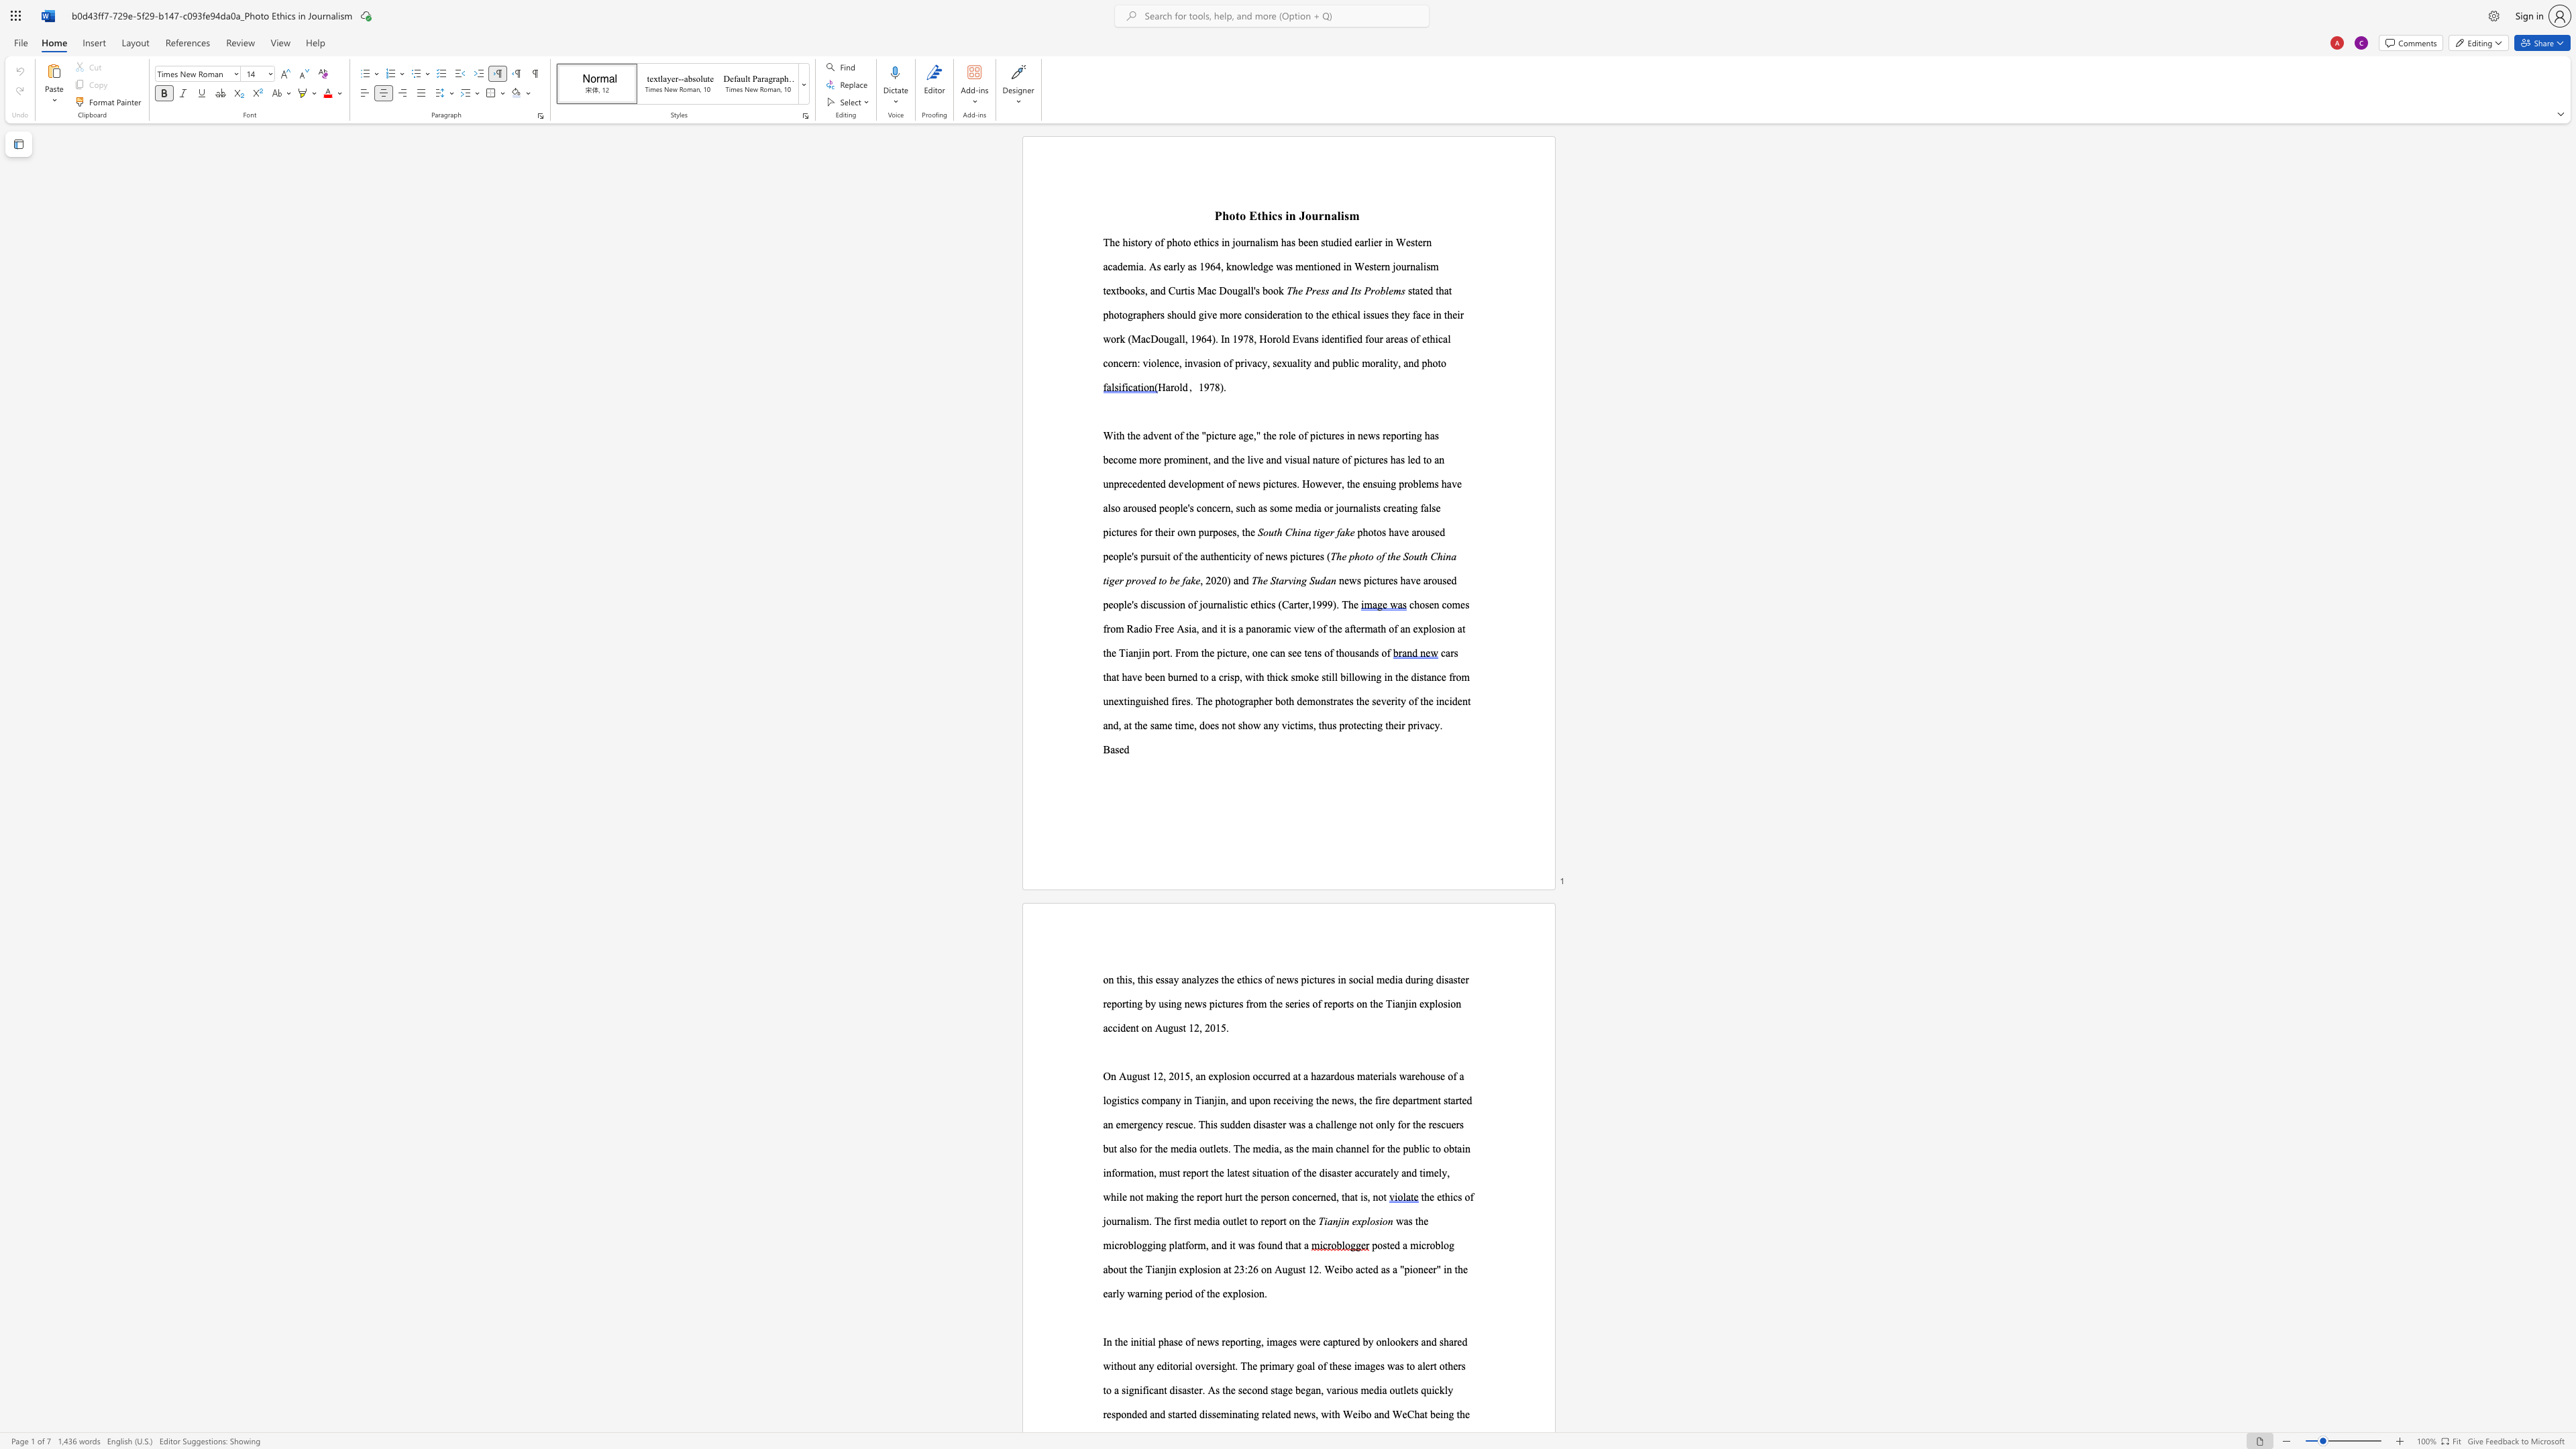  What do you see at coordinates (1169, 387) in the screenshot?
I see `the subset text "ro" within the text "Harold，1978)."` at bounding box center [1169, 387].